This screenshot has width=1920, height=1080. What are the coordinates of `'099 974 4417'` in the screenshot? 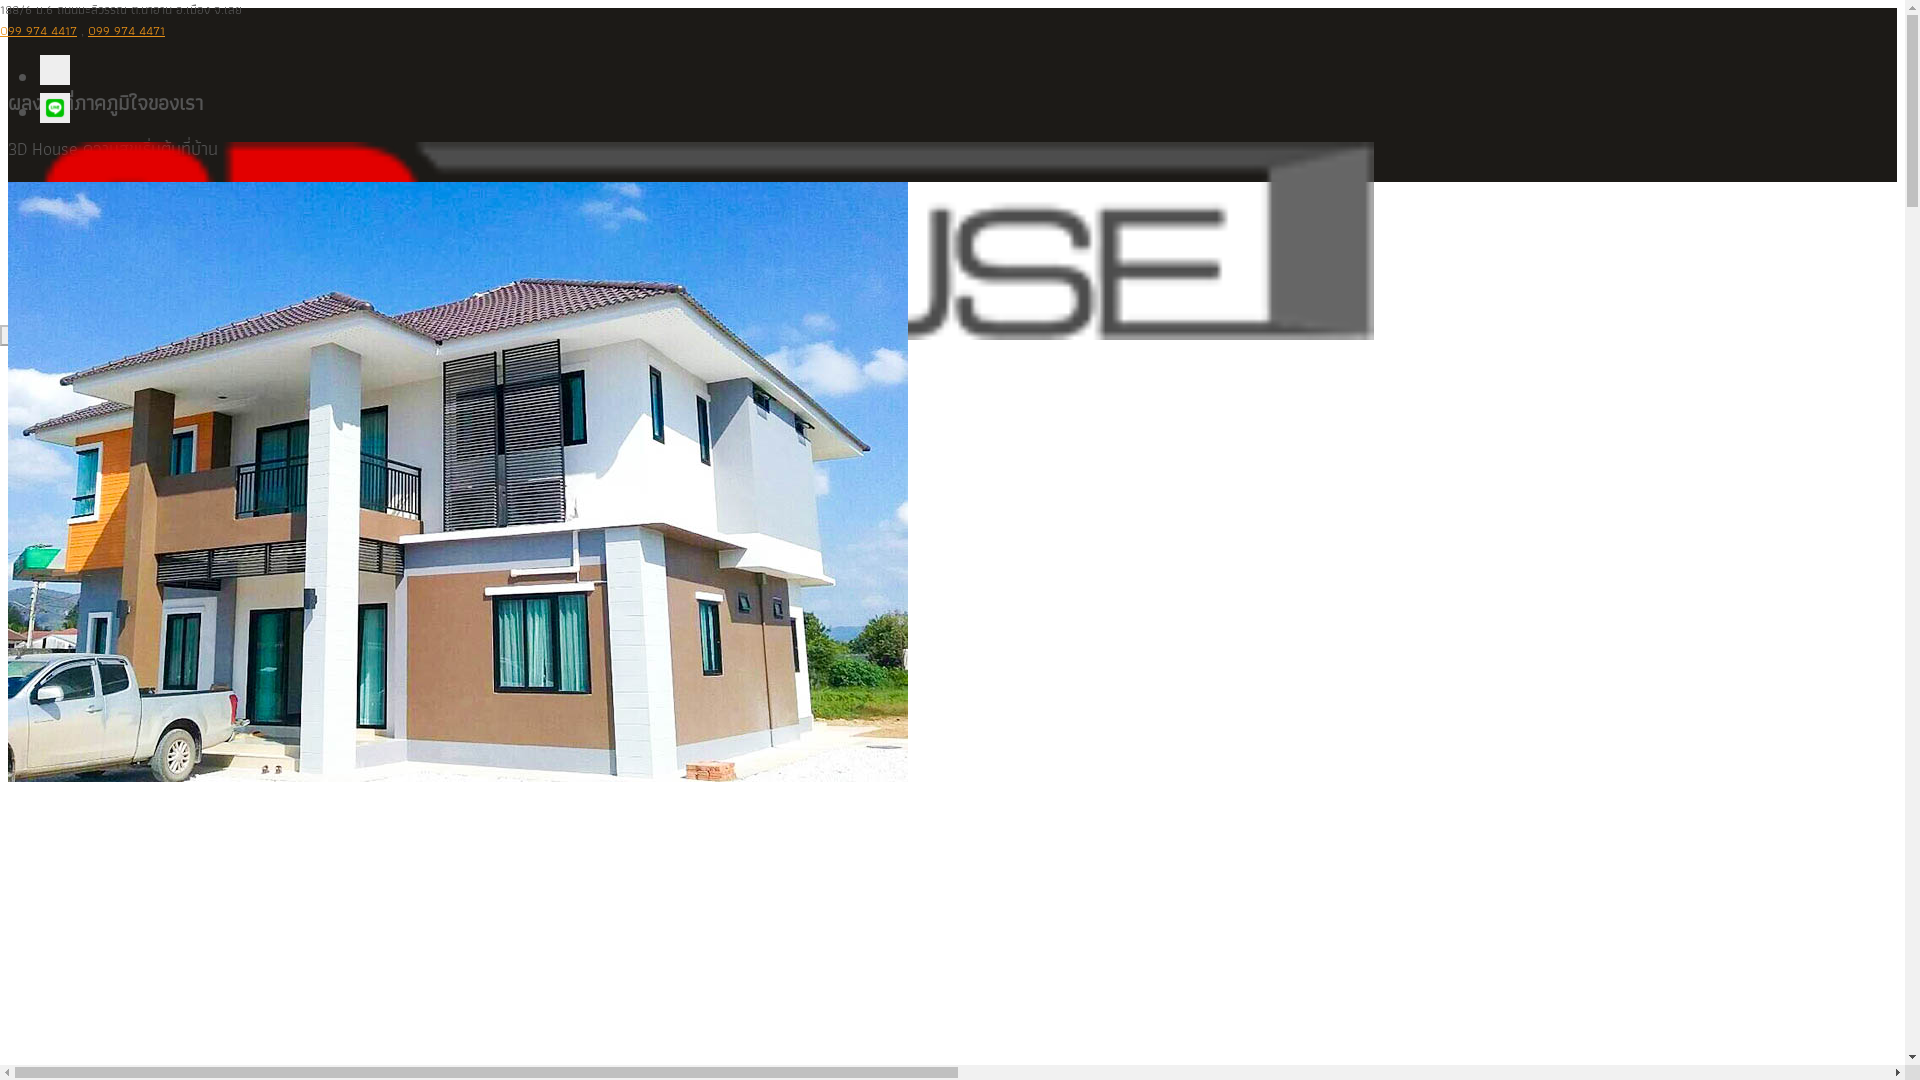 It's located at (0, 30).